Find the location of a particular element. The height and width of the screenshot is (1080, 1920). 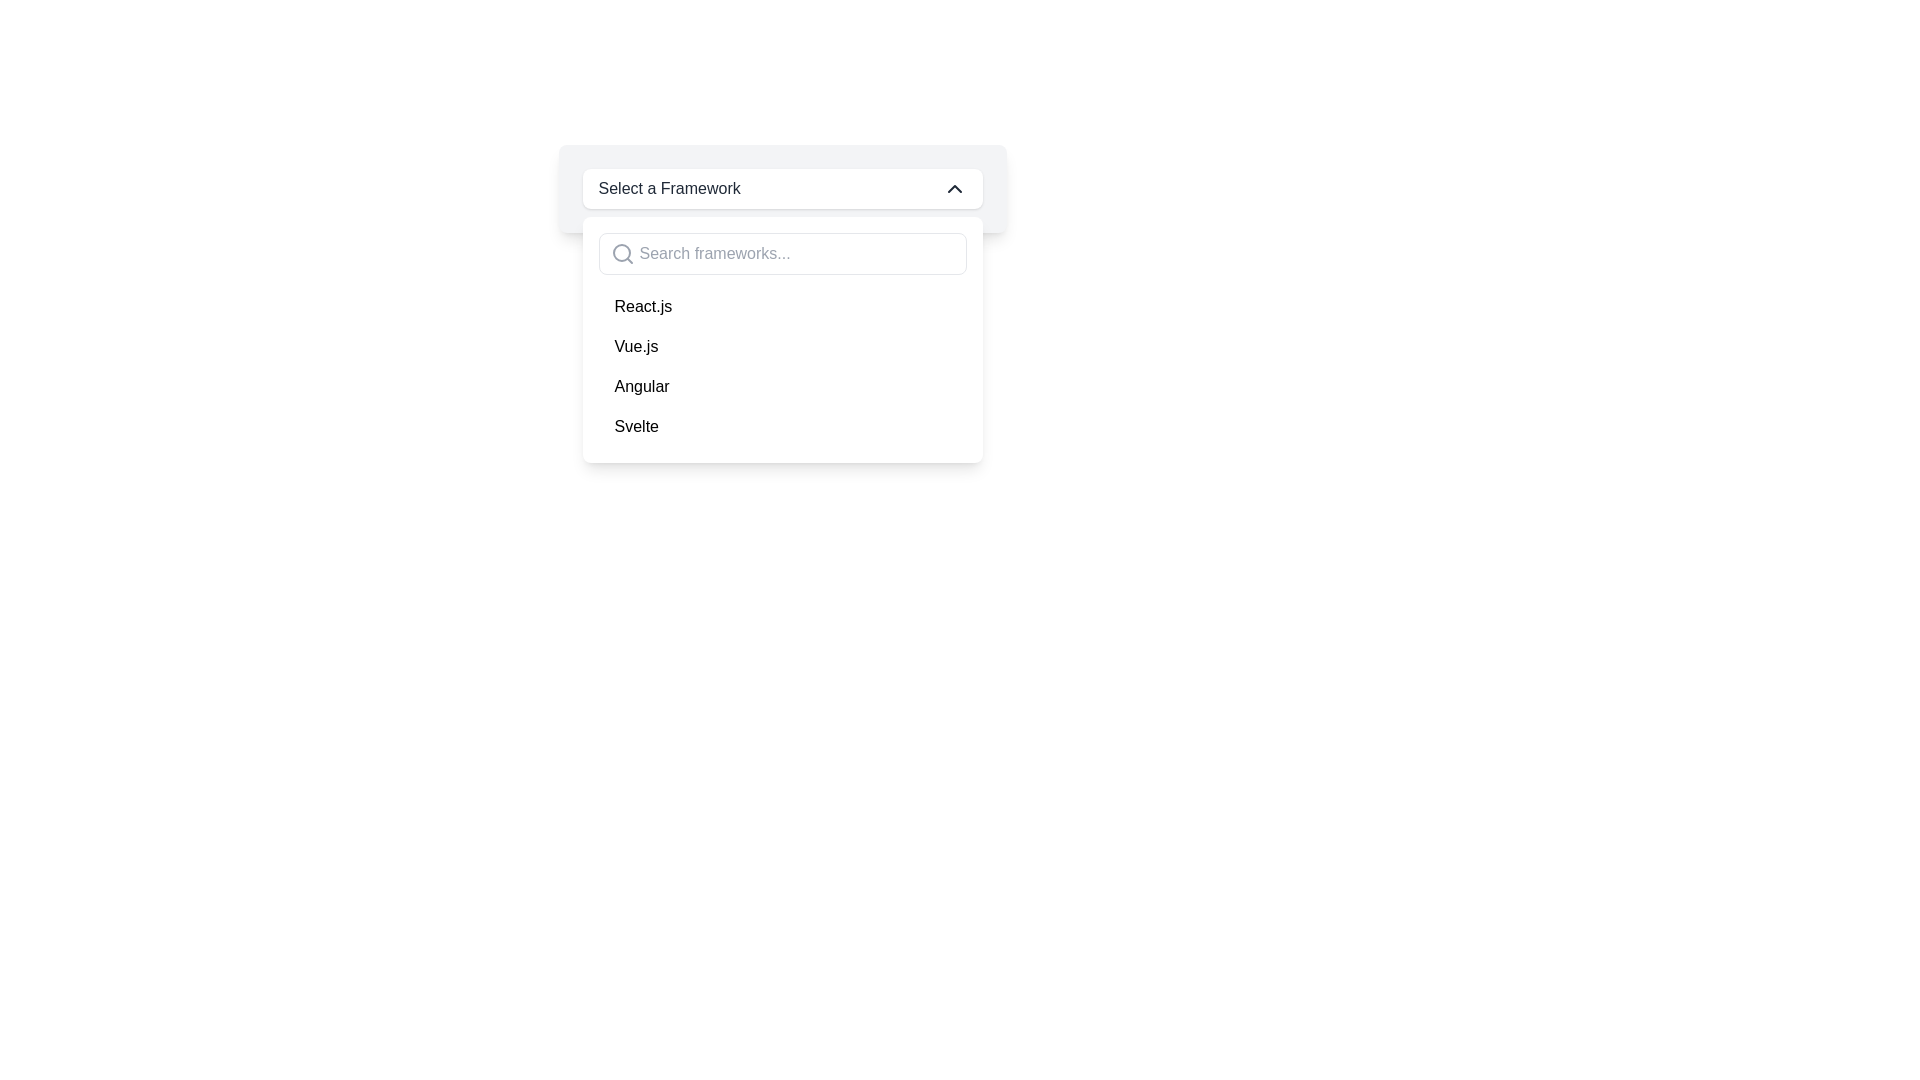

the search icon located inside the search bar at the top of the dropdown list, which visually represents the search action and is positioned adjacent to the placeholder text 'Search frameworks...' is located at coordinates (621, 253).